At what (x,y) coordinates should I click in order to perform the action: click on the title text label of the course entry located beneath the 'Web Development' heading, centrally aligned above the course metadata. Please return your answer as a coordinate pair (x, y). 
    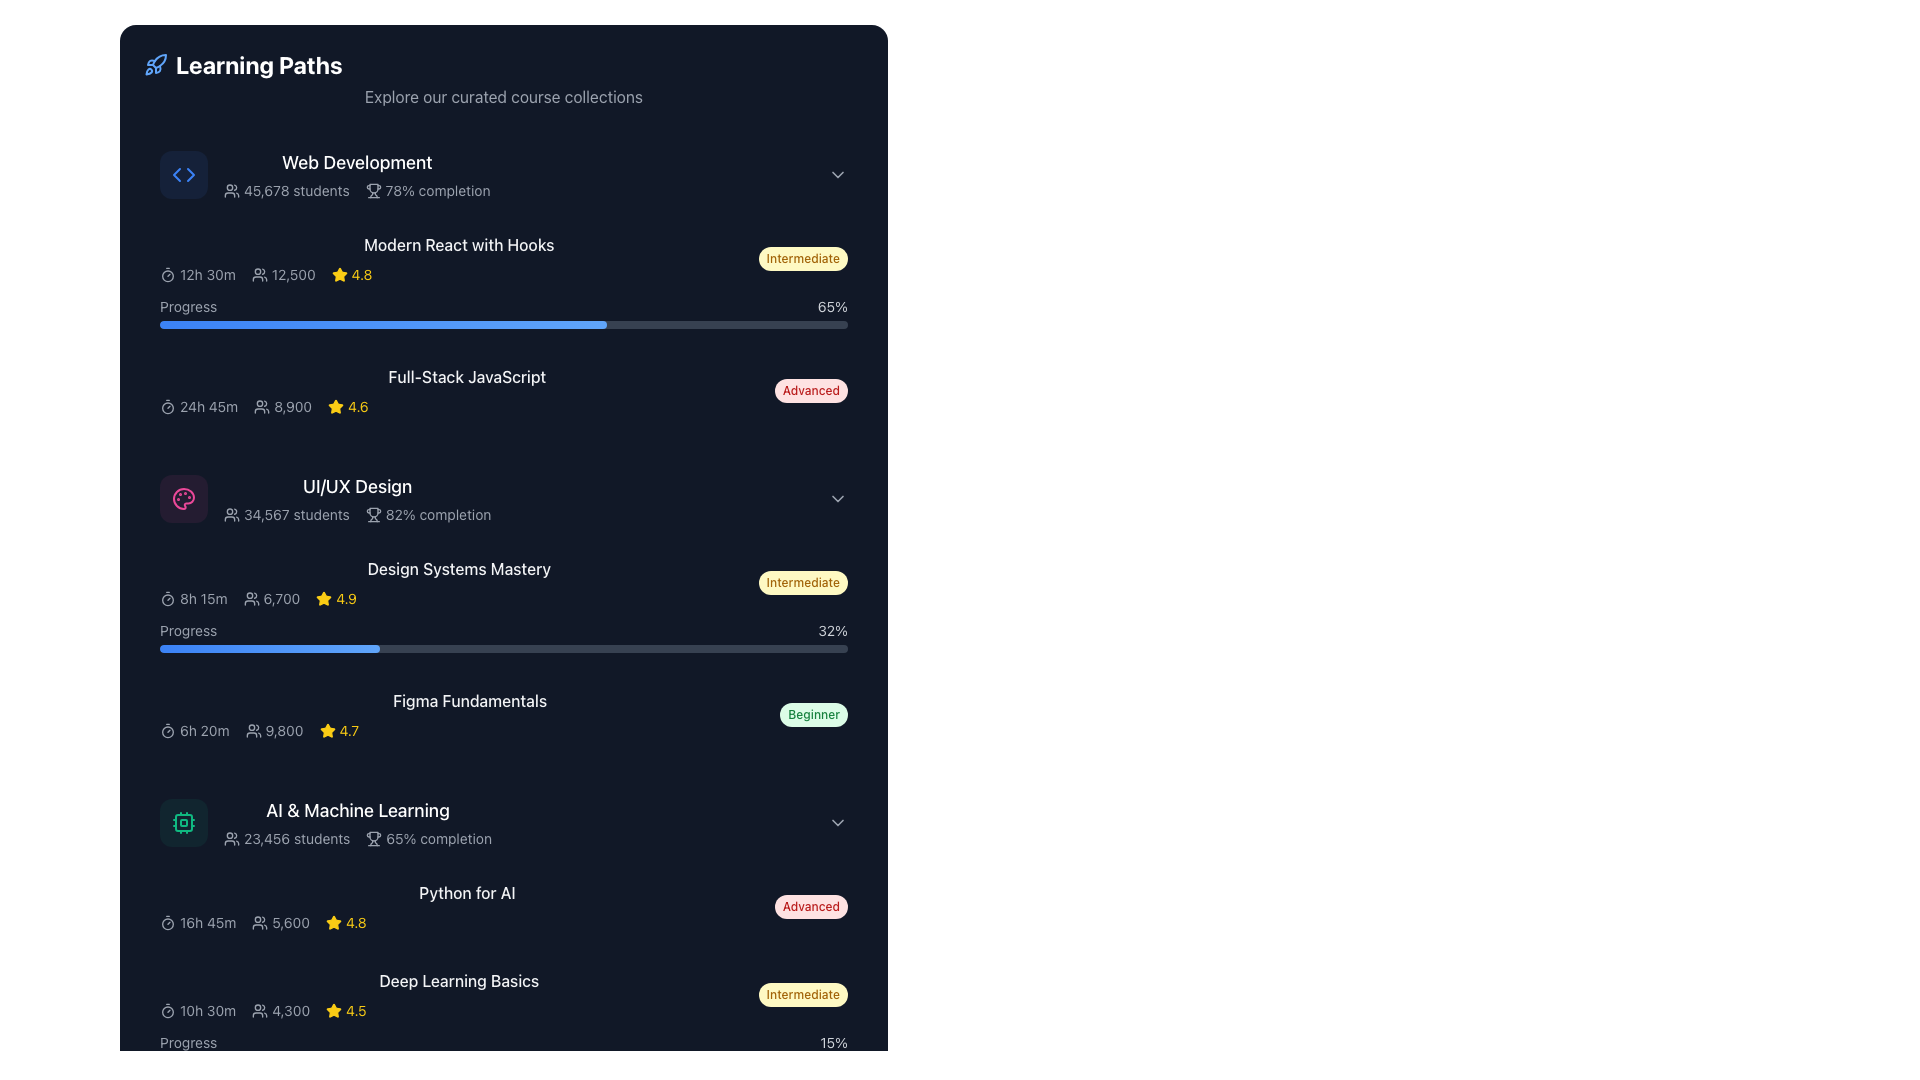
    Looking at the image, I should click on (458, 244).